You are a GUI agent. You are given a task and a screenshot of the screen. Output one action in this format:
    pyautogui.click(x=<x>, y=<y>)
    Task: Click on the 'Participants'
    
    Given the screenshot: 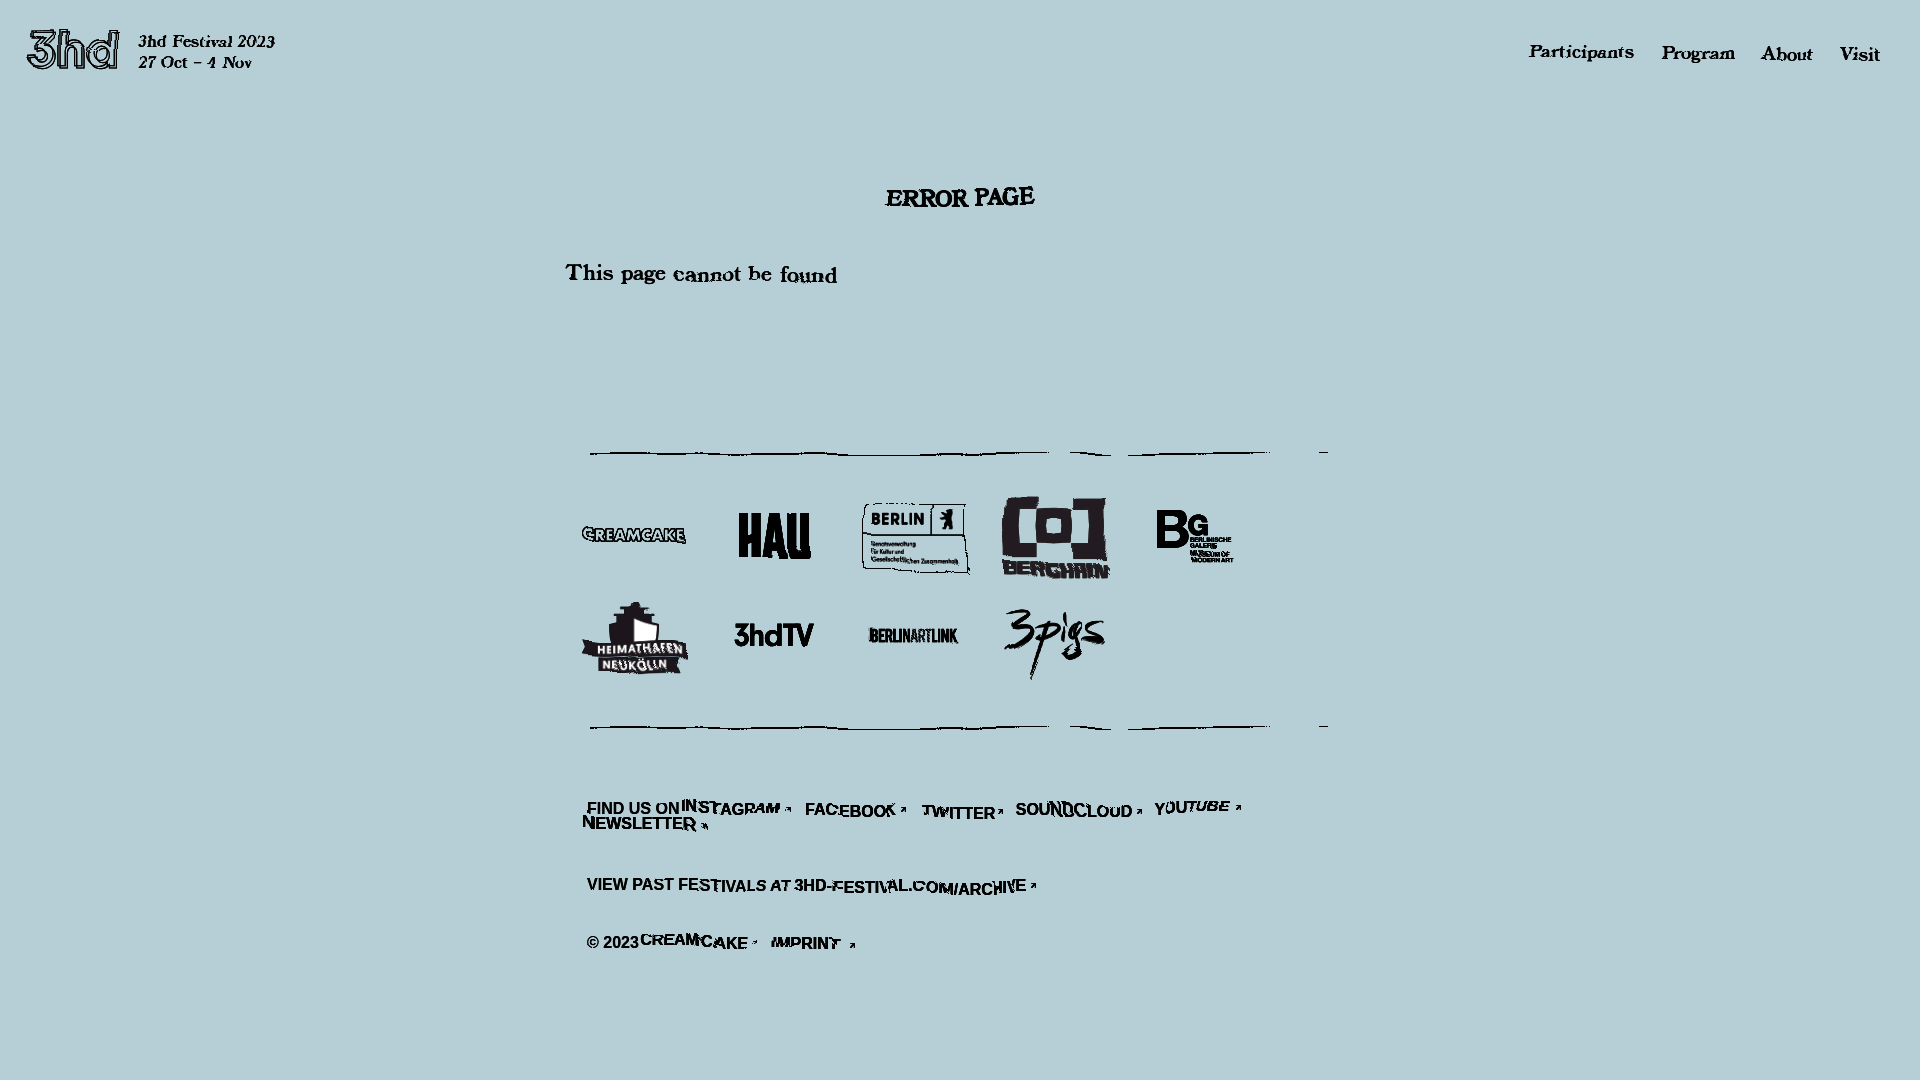 What is the action you would take?
    pyautogui.click(x=1530, y=52)
    